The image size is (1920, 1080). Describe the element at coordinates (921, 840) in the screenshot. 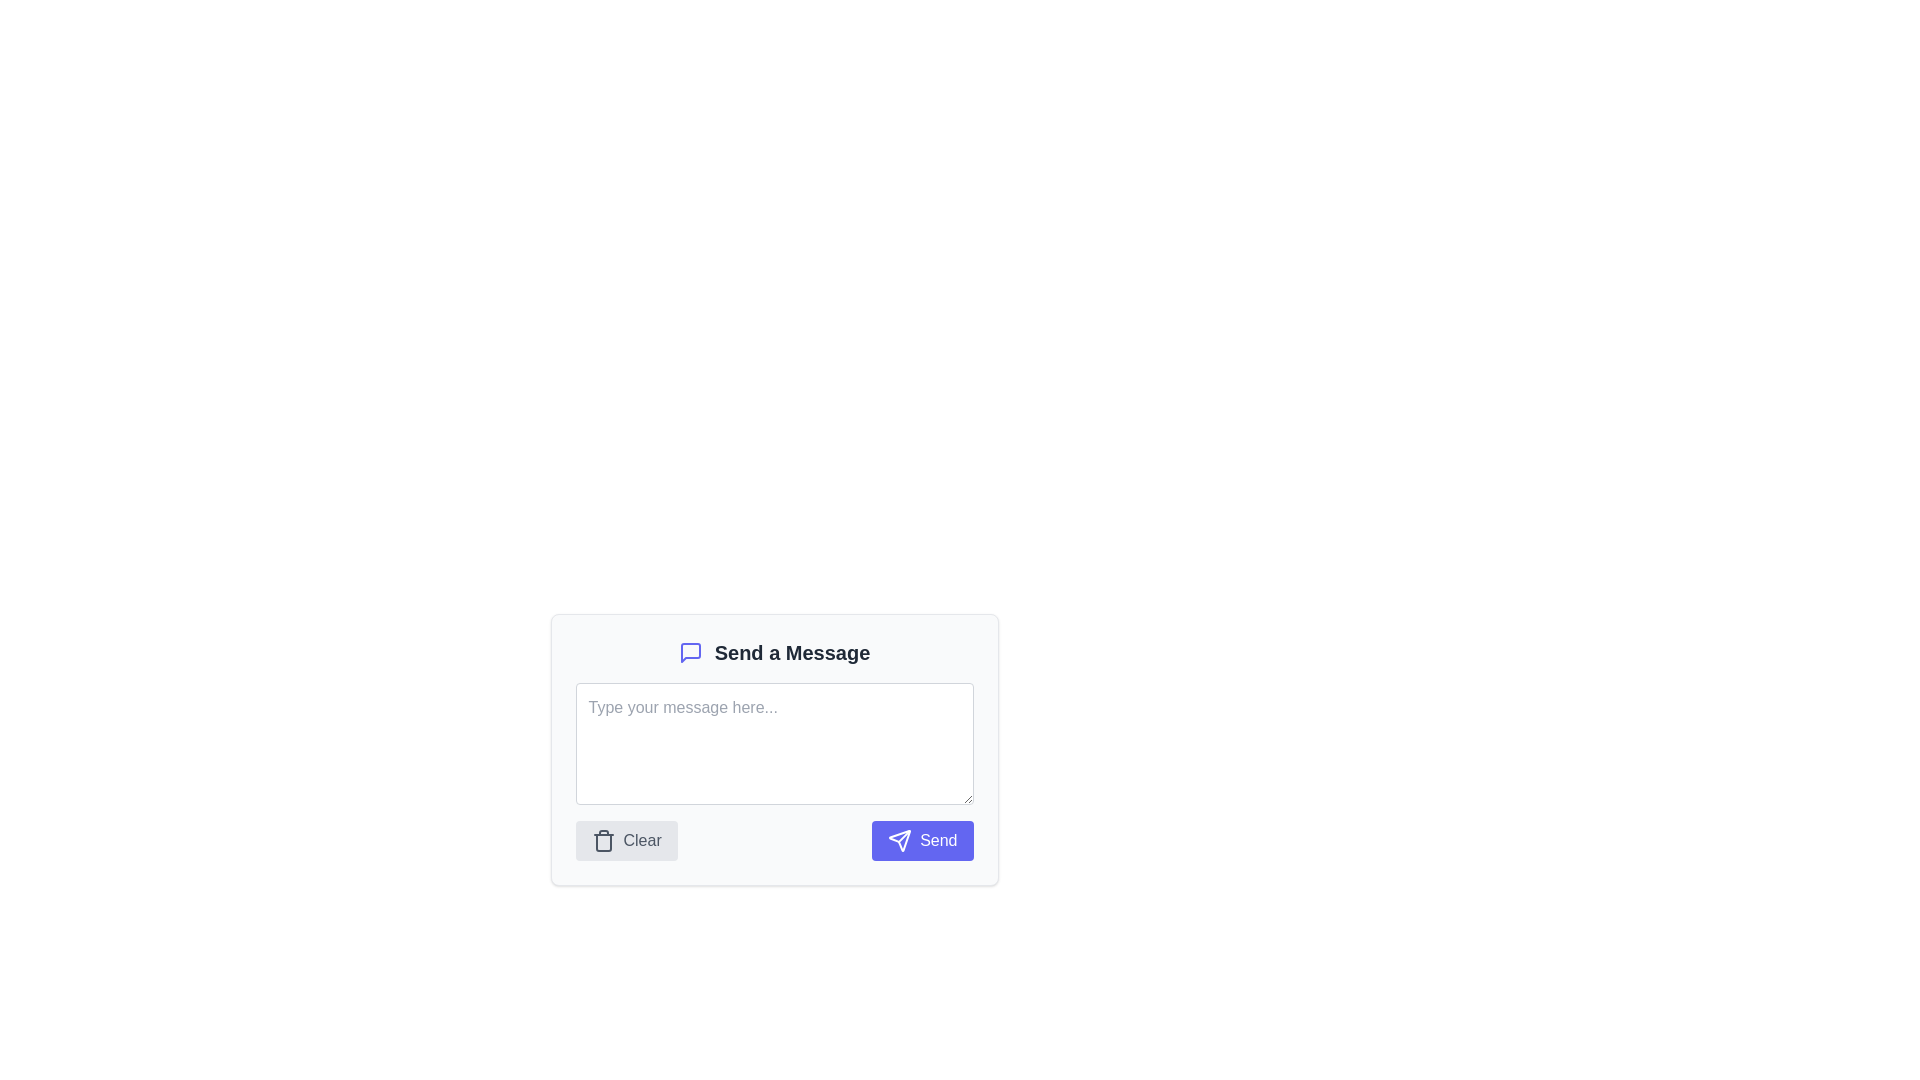

I see `the 'Send' button, which is a rectangular button with a gradient blue background and white text, located at the bottom right of a user interaction card` at that location.